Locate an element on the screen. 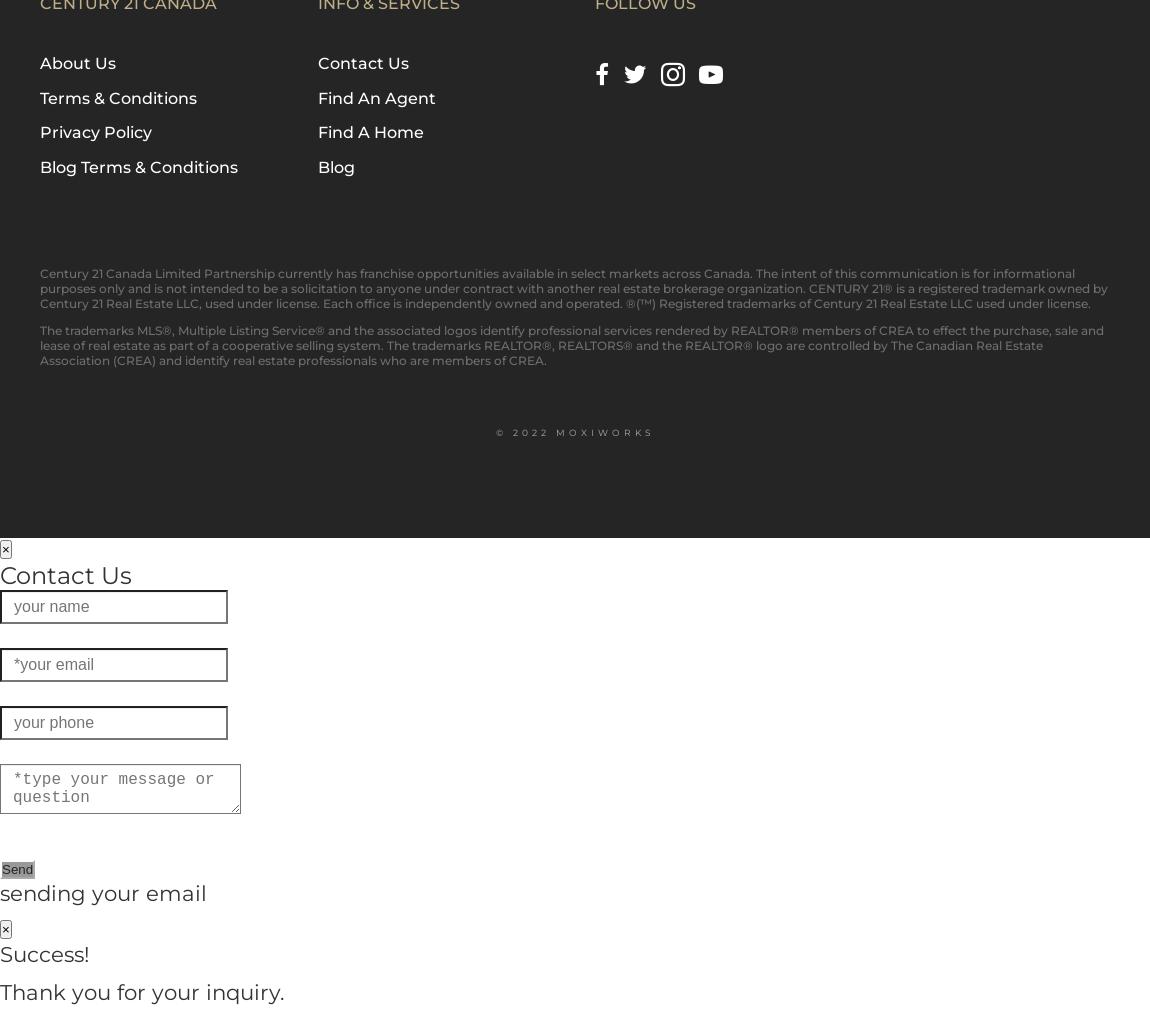 The height and width of the screenshot is (1018, 1150). 'Thank you for your inquiry.' is located at coordinates (141, 991).